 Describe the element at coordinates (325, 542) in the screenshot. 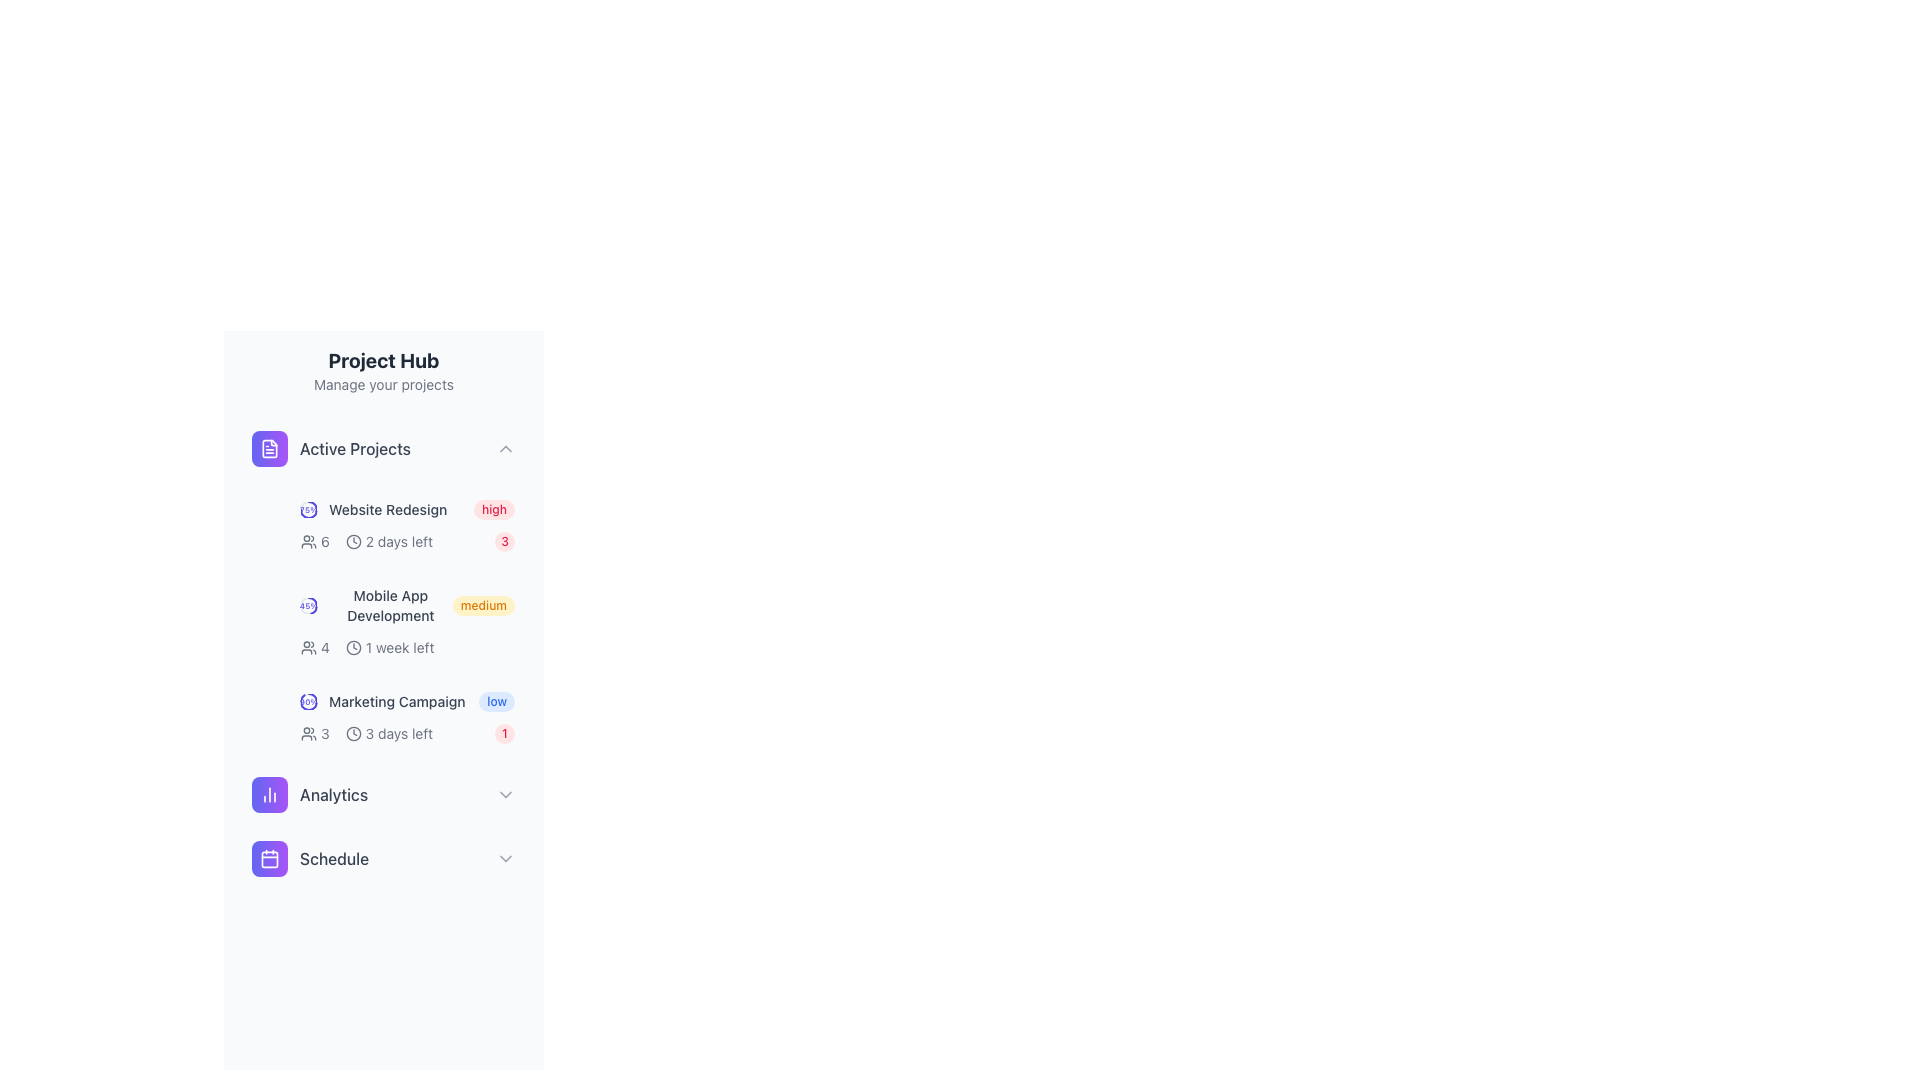

I see `numeric label displaying the number '6' in medium-grey color, located in the 'Active Projects' section of the side menu, next to the user icon and below the 'Website Redesign' project entry` at that location.